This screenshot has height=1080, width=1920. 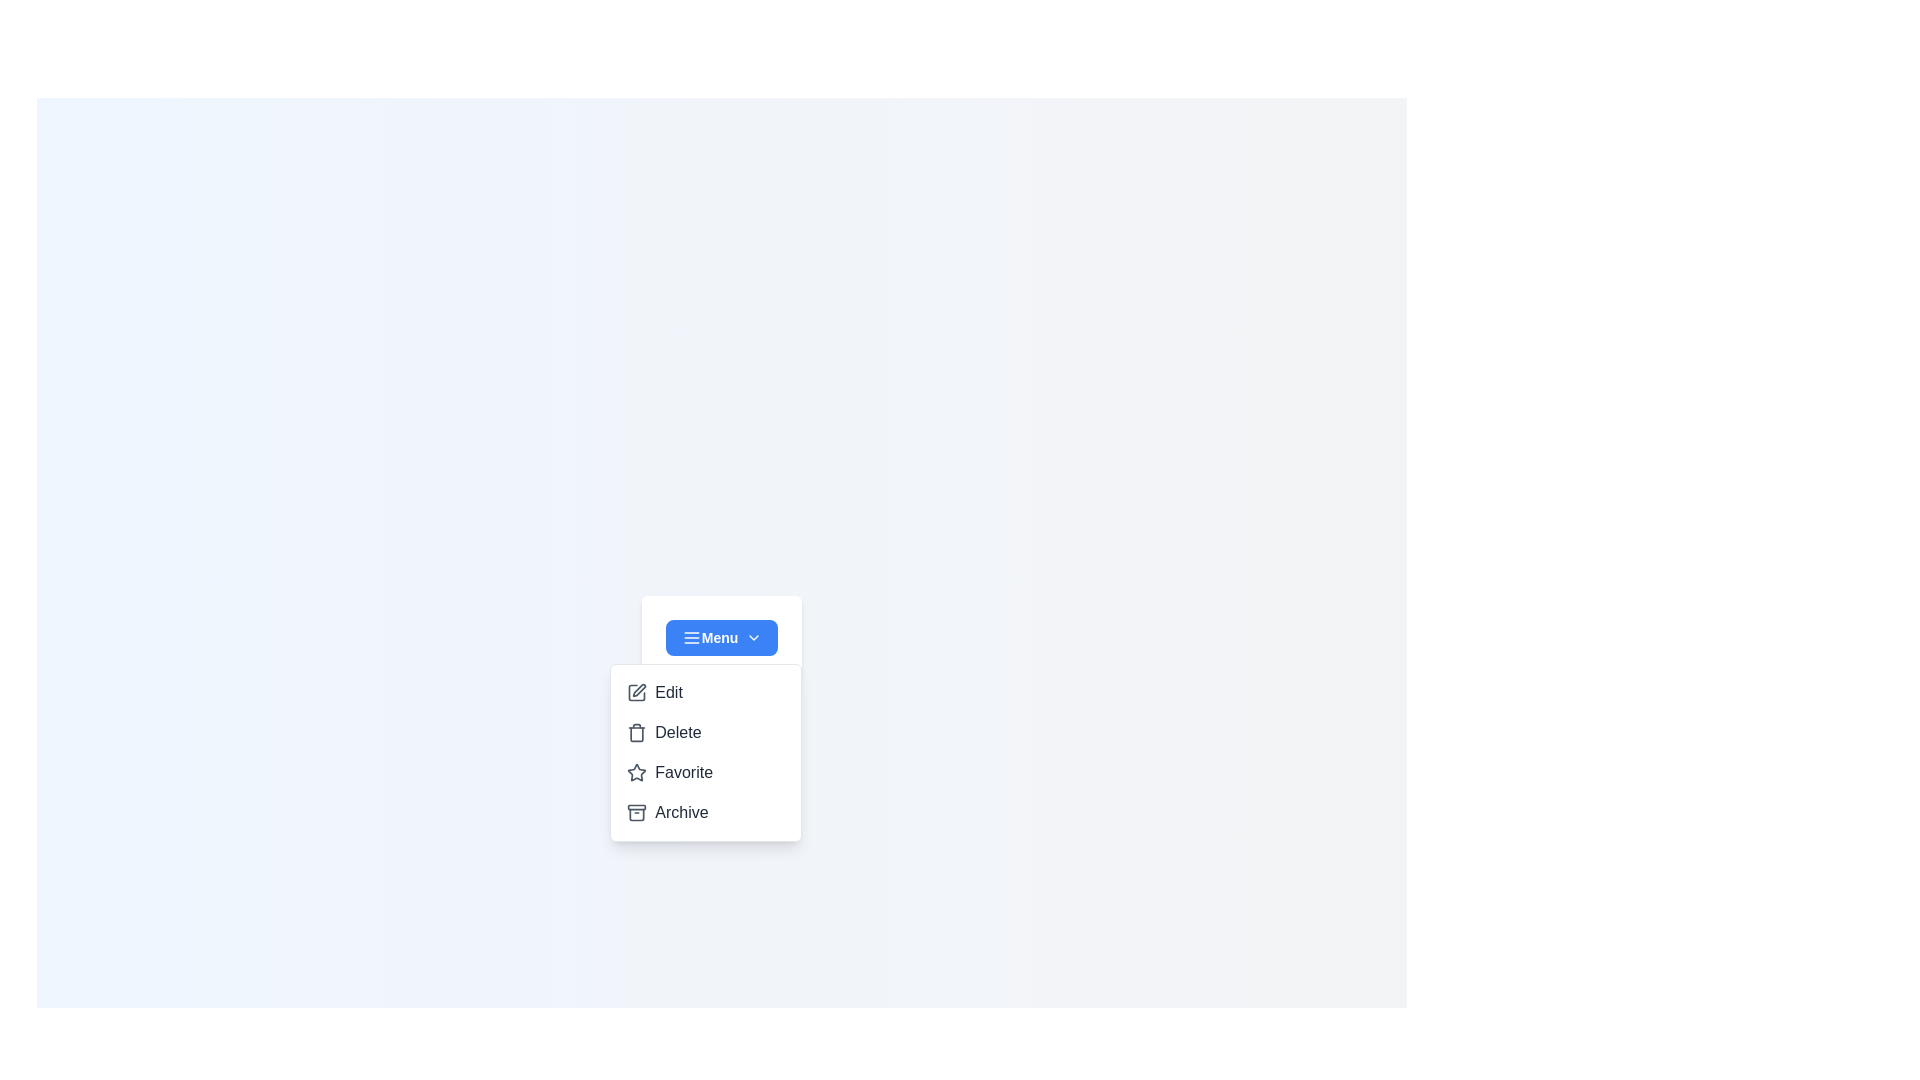 I want to click on the menu item Favorite, so click(x=706, y=771).